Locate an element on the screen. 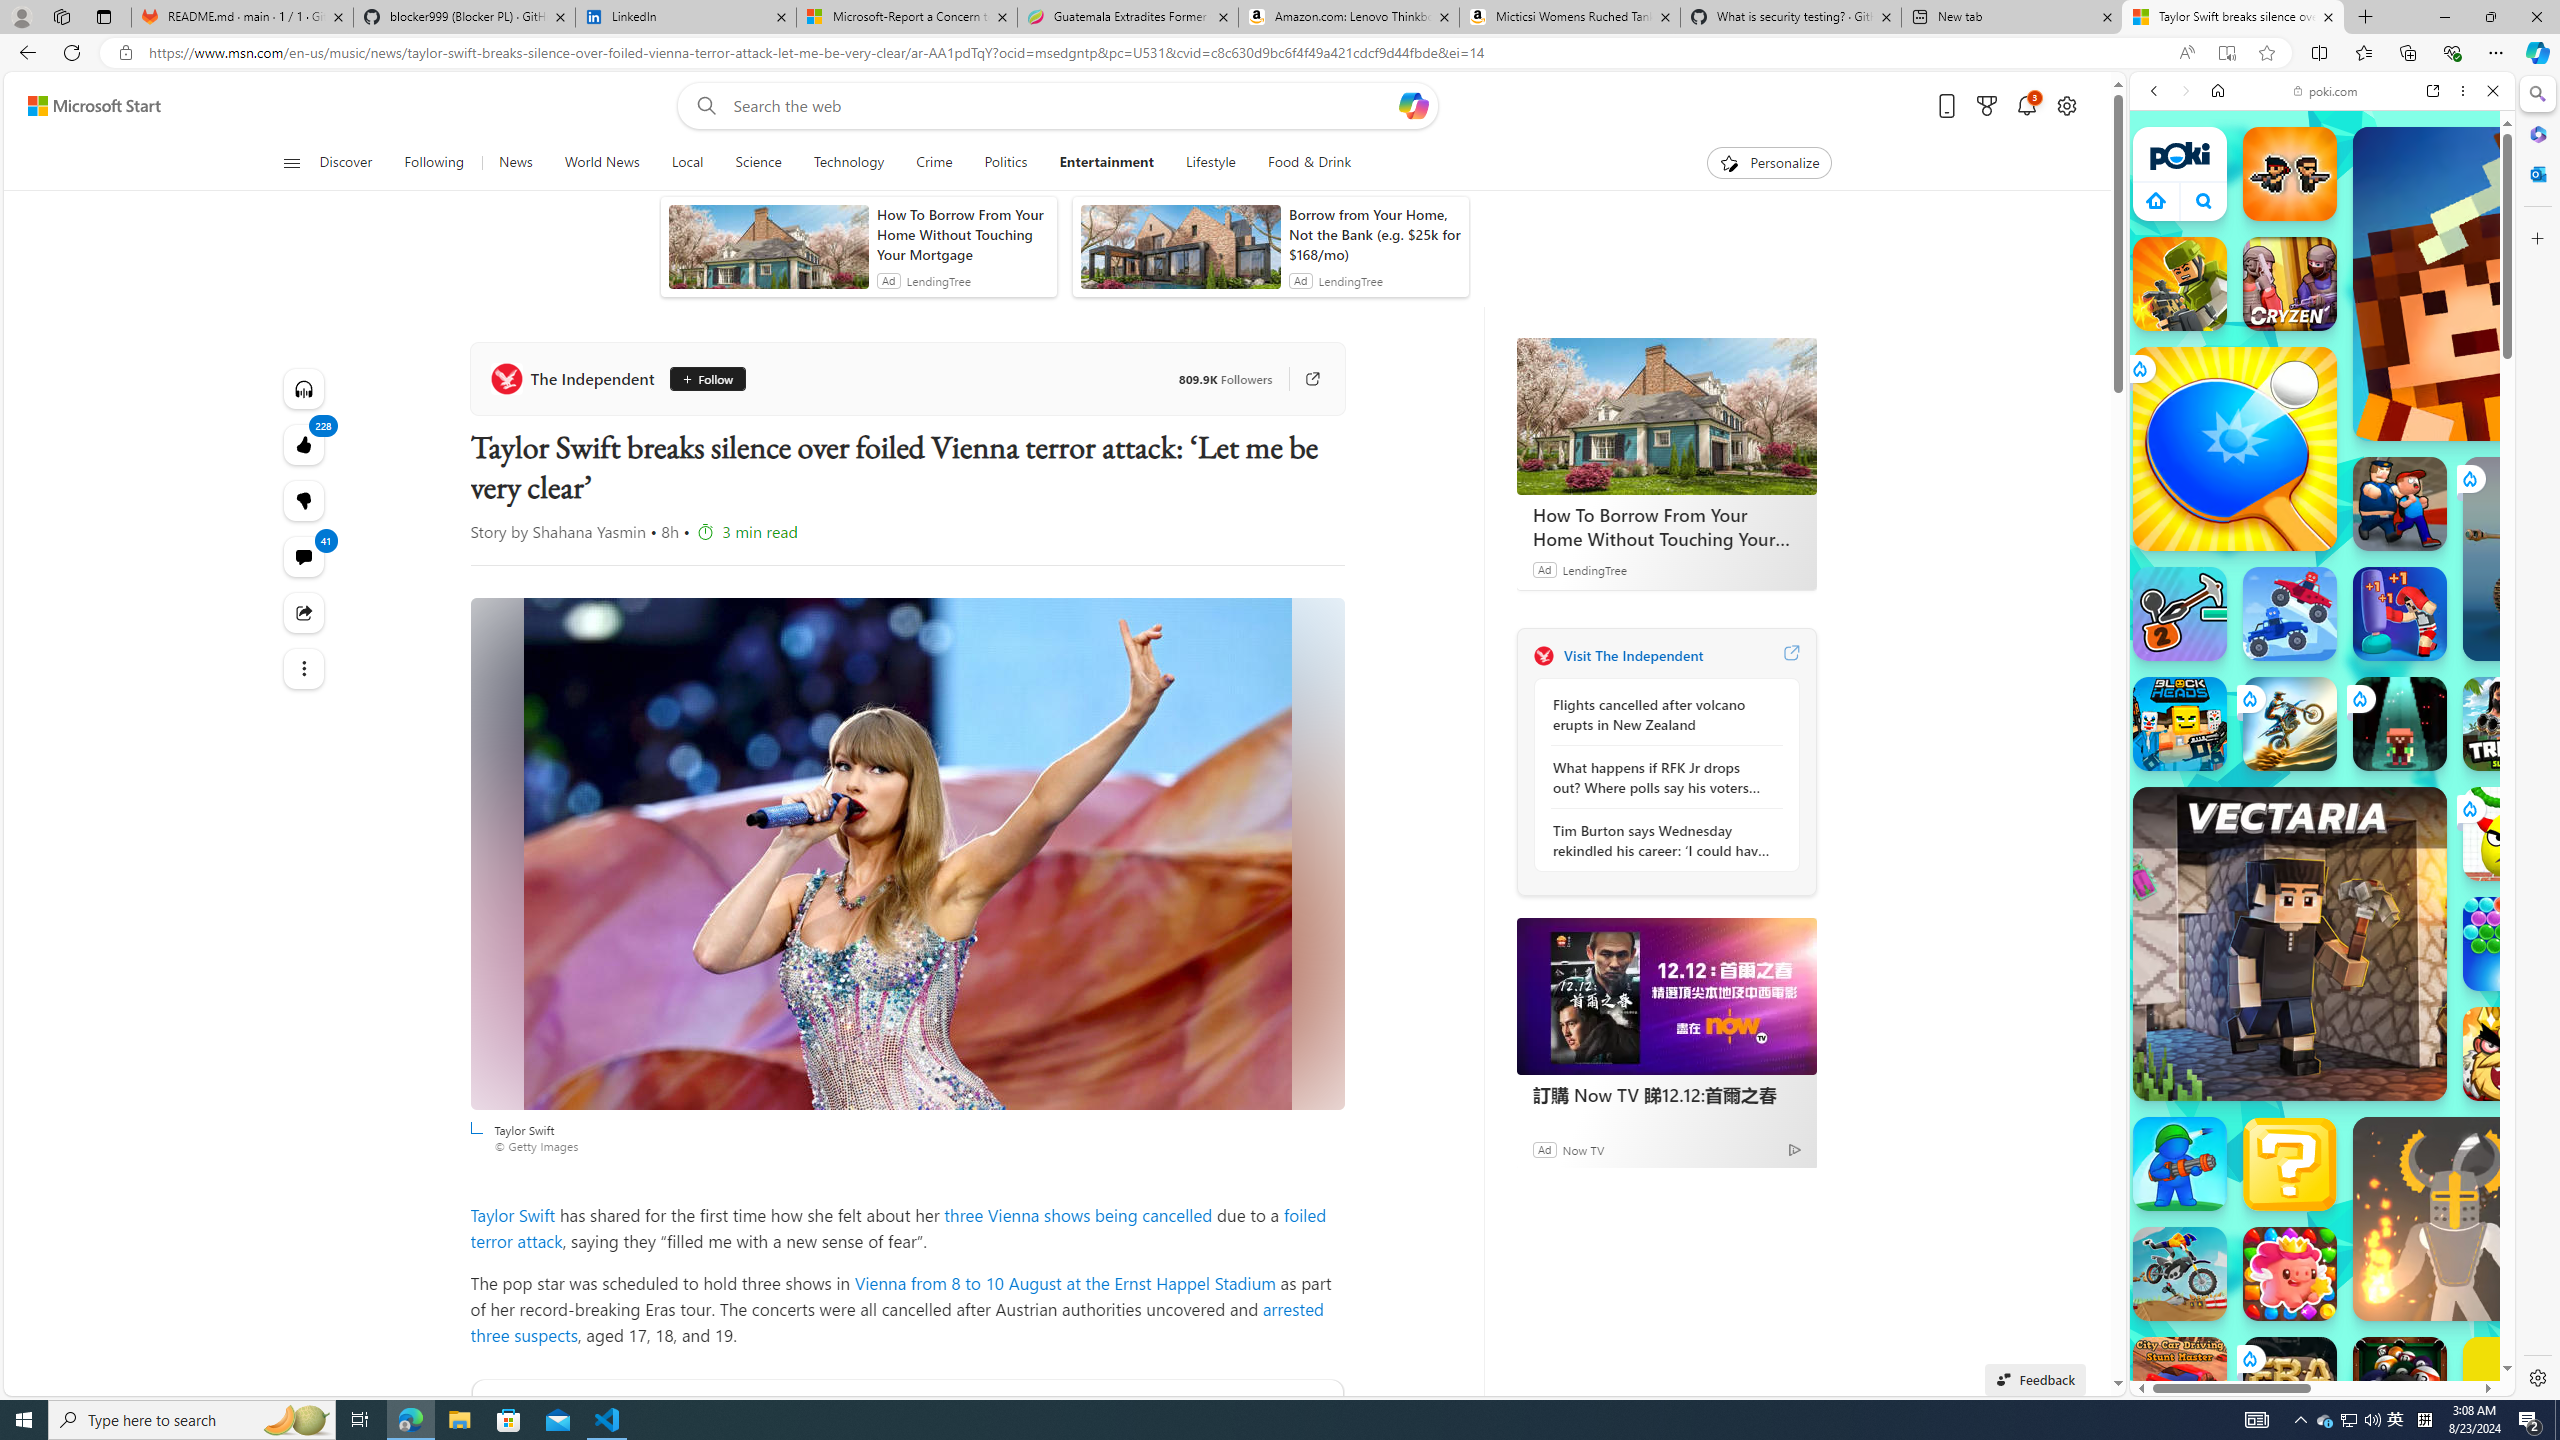  'arrested three suspects' is located at coordinates (897, 1321).